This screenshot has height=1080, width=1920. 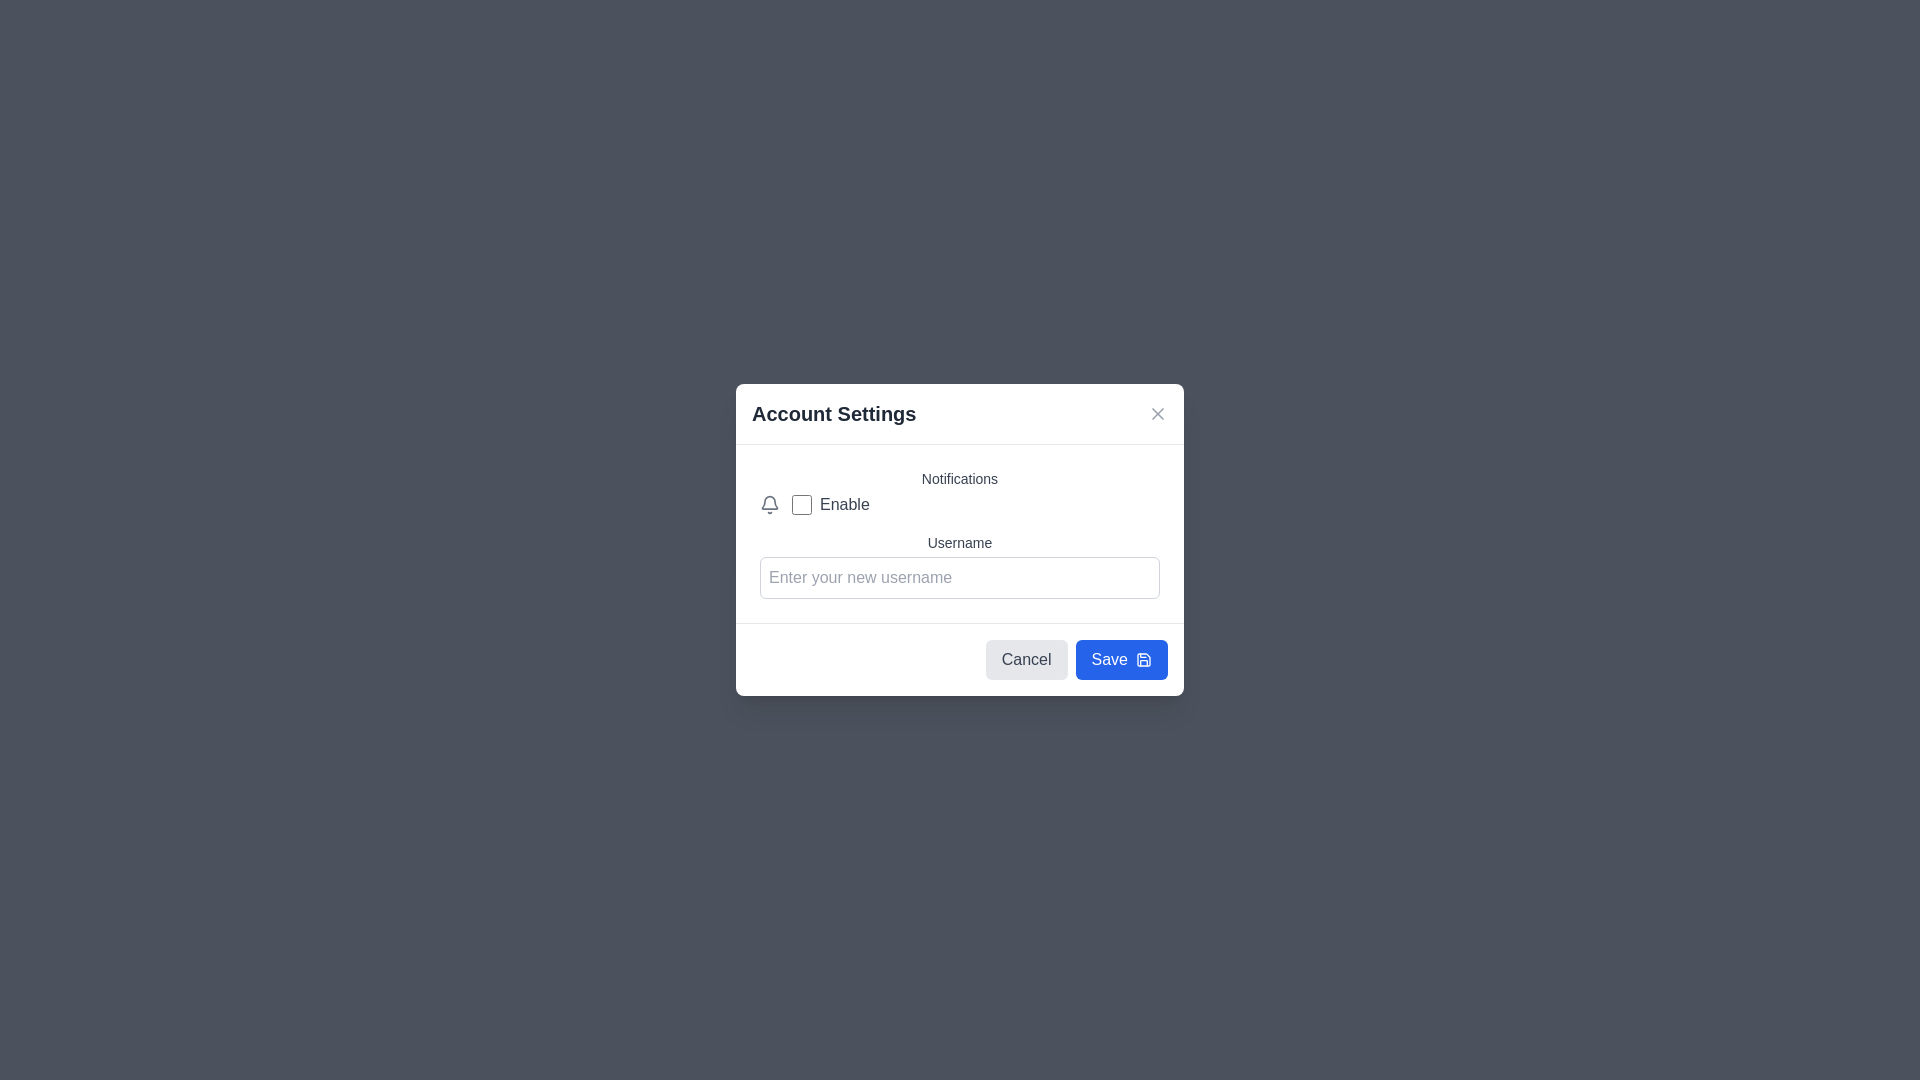 I want to click on the save icon, which is part of the button labeled 'Save' located at the bottom-right corner of the dialog, so click(x=1143, y=659).